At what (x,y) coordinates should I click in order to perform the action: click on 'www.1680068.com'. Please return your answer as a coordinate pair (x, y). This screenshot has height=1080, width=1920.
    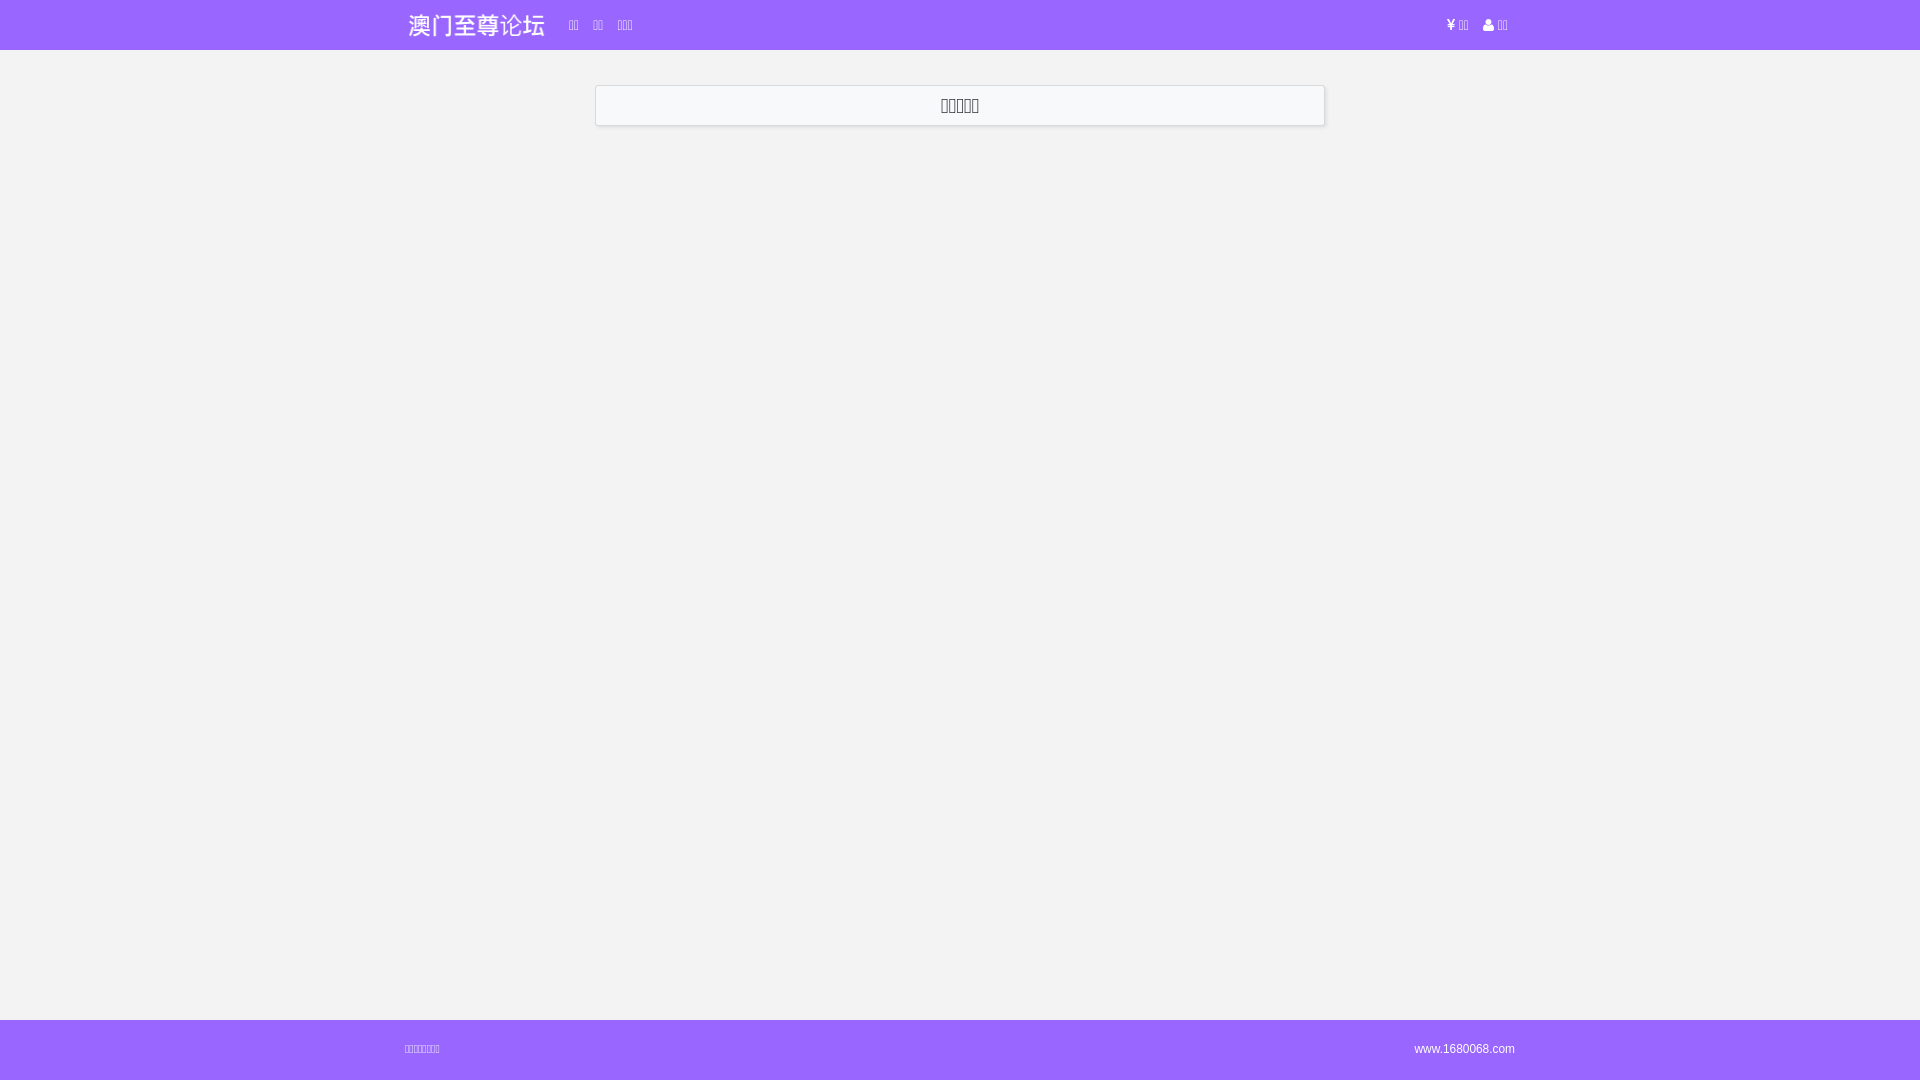
    Looking at the image, I should click on (1414, 1048).